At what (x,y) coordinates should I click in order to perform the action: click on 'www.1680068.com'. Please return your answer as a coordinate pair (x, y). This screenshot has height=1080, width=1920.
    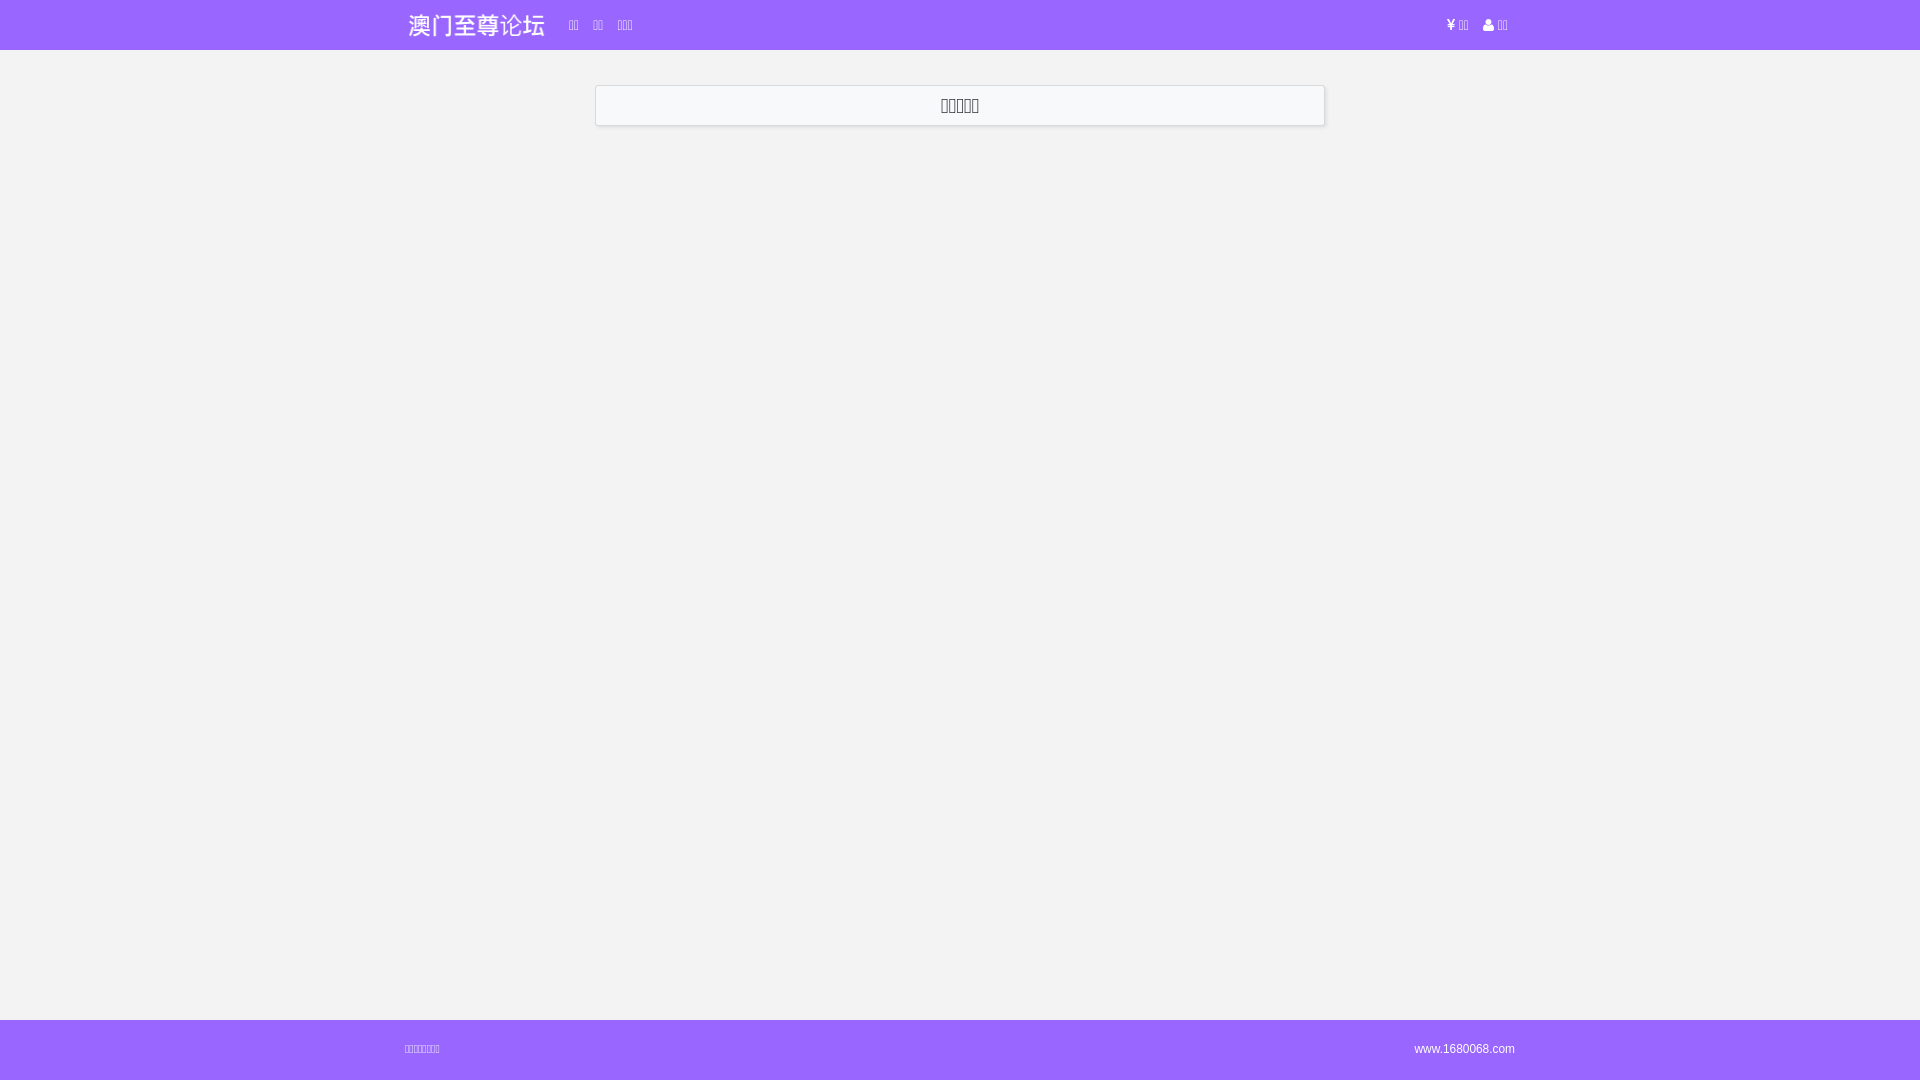
    Looking at the image, I should click on (1414, 1048).